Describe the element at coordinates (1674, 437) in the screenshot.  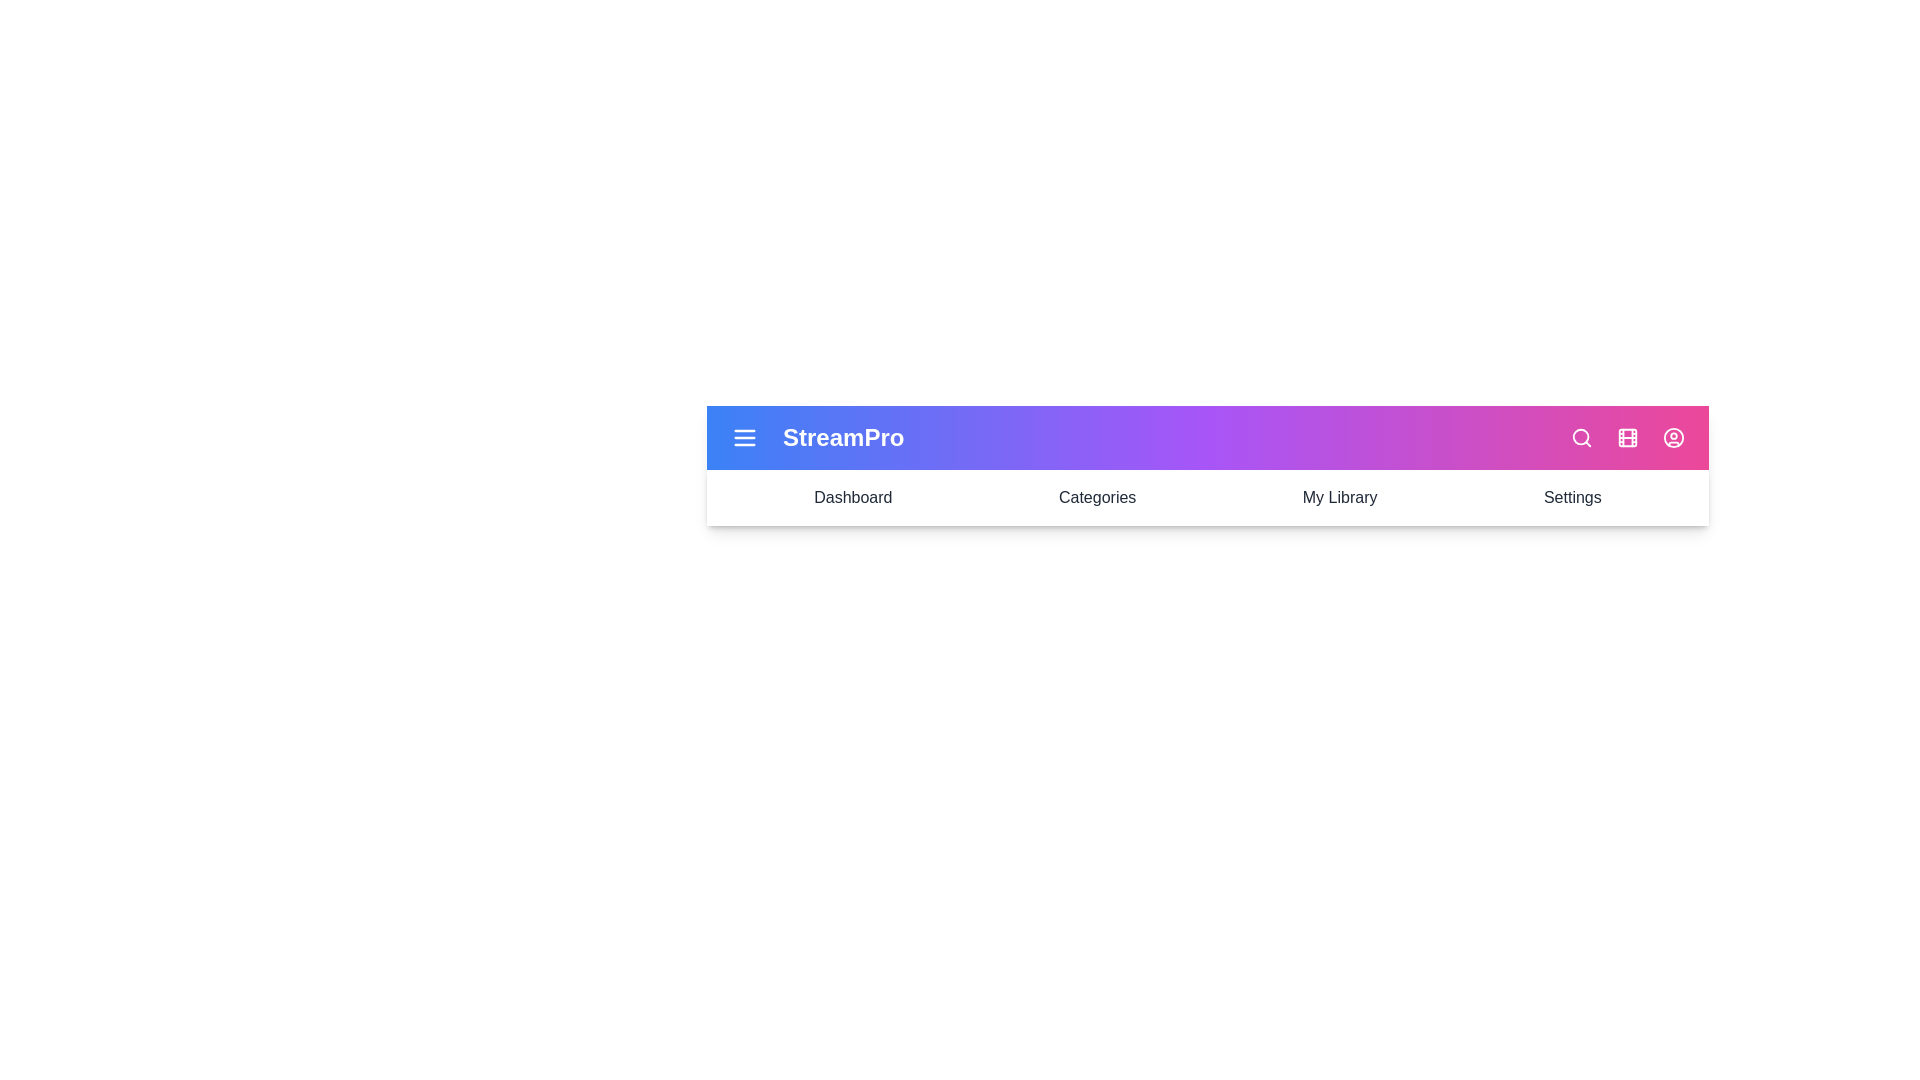
I see `the interactive element user_circle_icon to observe its hover effect` at that location.